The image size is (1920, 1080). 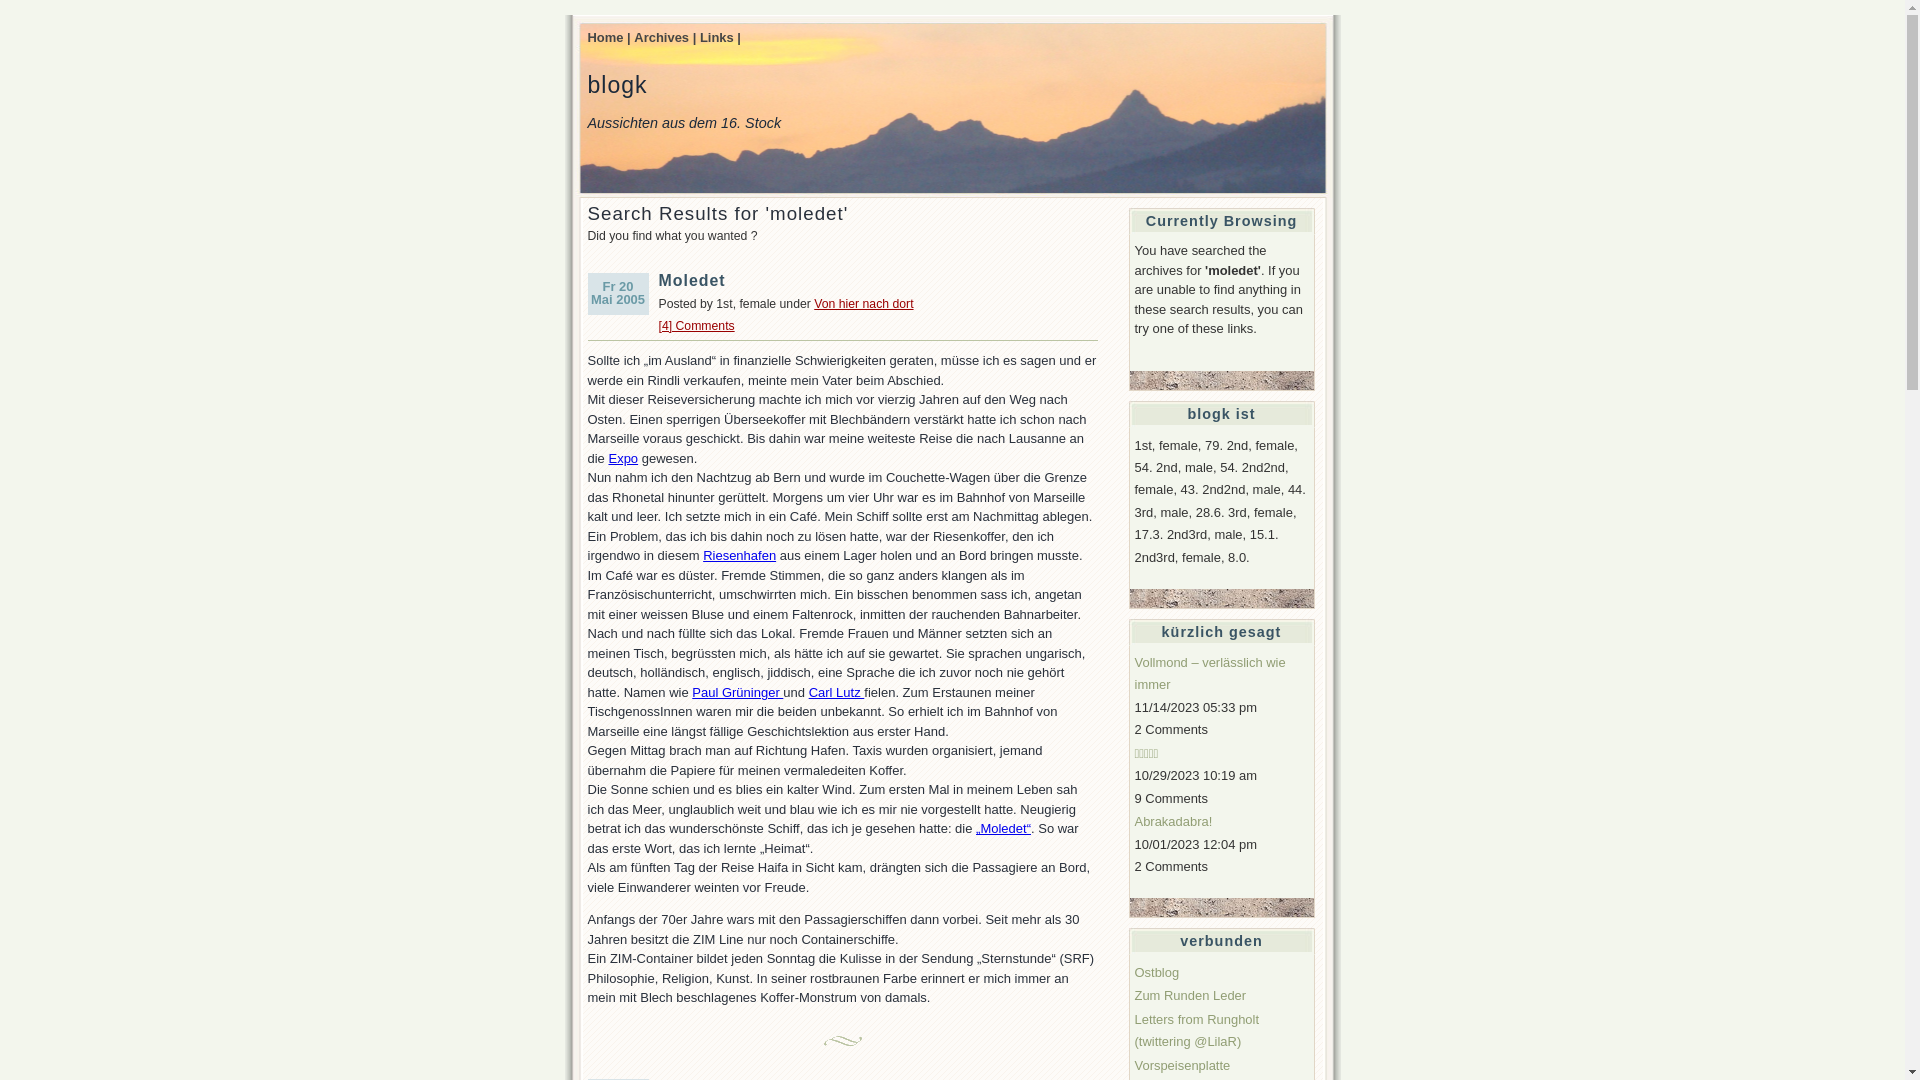 I want to click on 'Riesenhafen', so click(x=702, y=555).